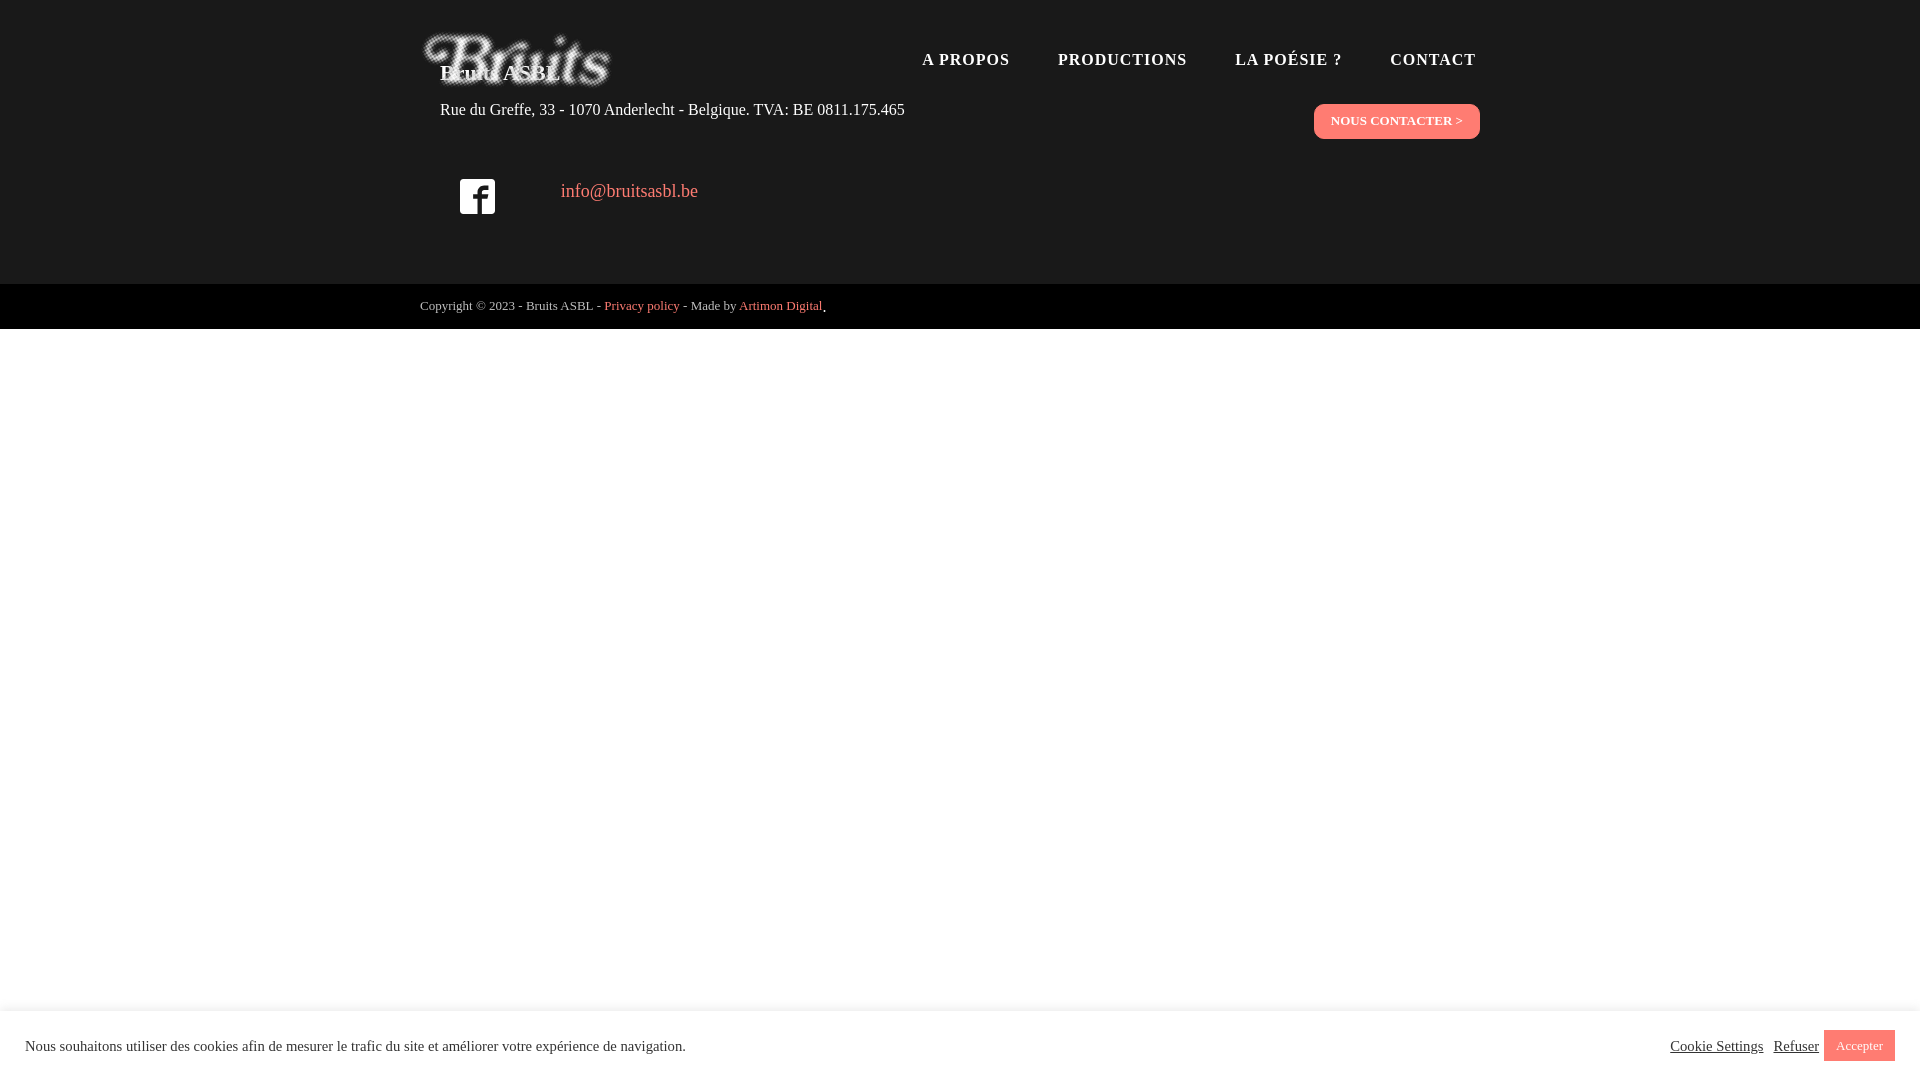 The width and height of the screenshot is (1920, 1080). What do you see at coordinates (1795, 1044) in the screenshot?
I see `'Refuser'` at bounding box center [1795, 1044].